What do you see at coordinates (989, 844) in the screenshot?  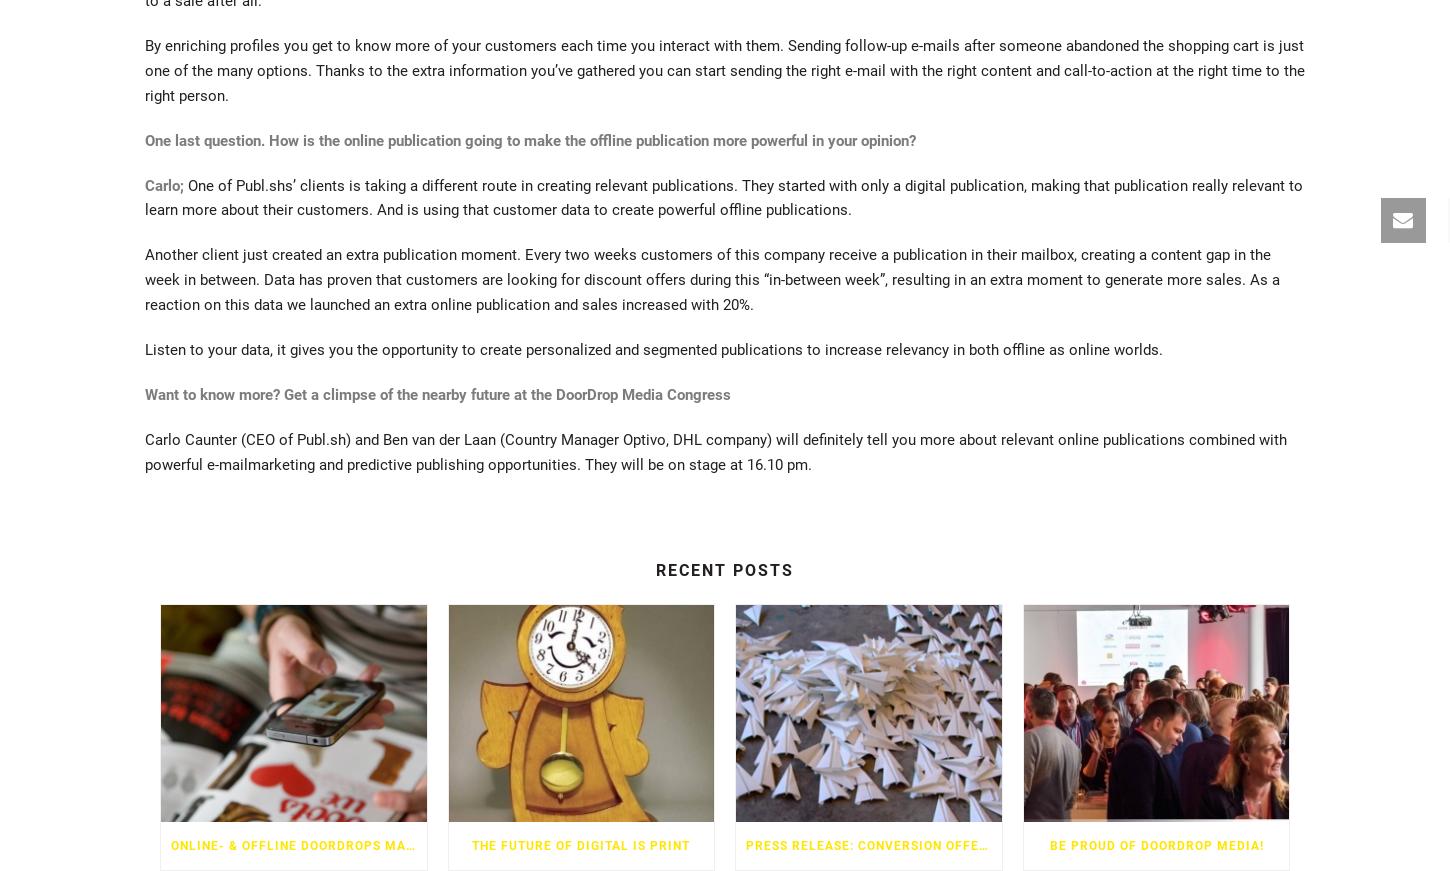 I see `'PRESS RELEASE: CONVERSION OFFERS ONLINE AND PAPER FLYER SIMULAR'` at bounding box center [989, 844].